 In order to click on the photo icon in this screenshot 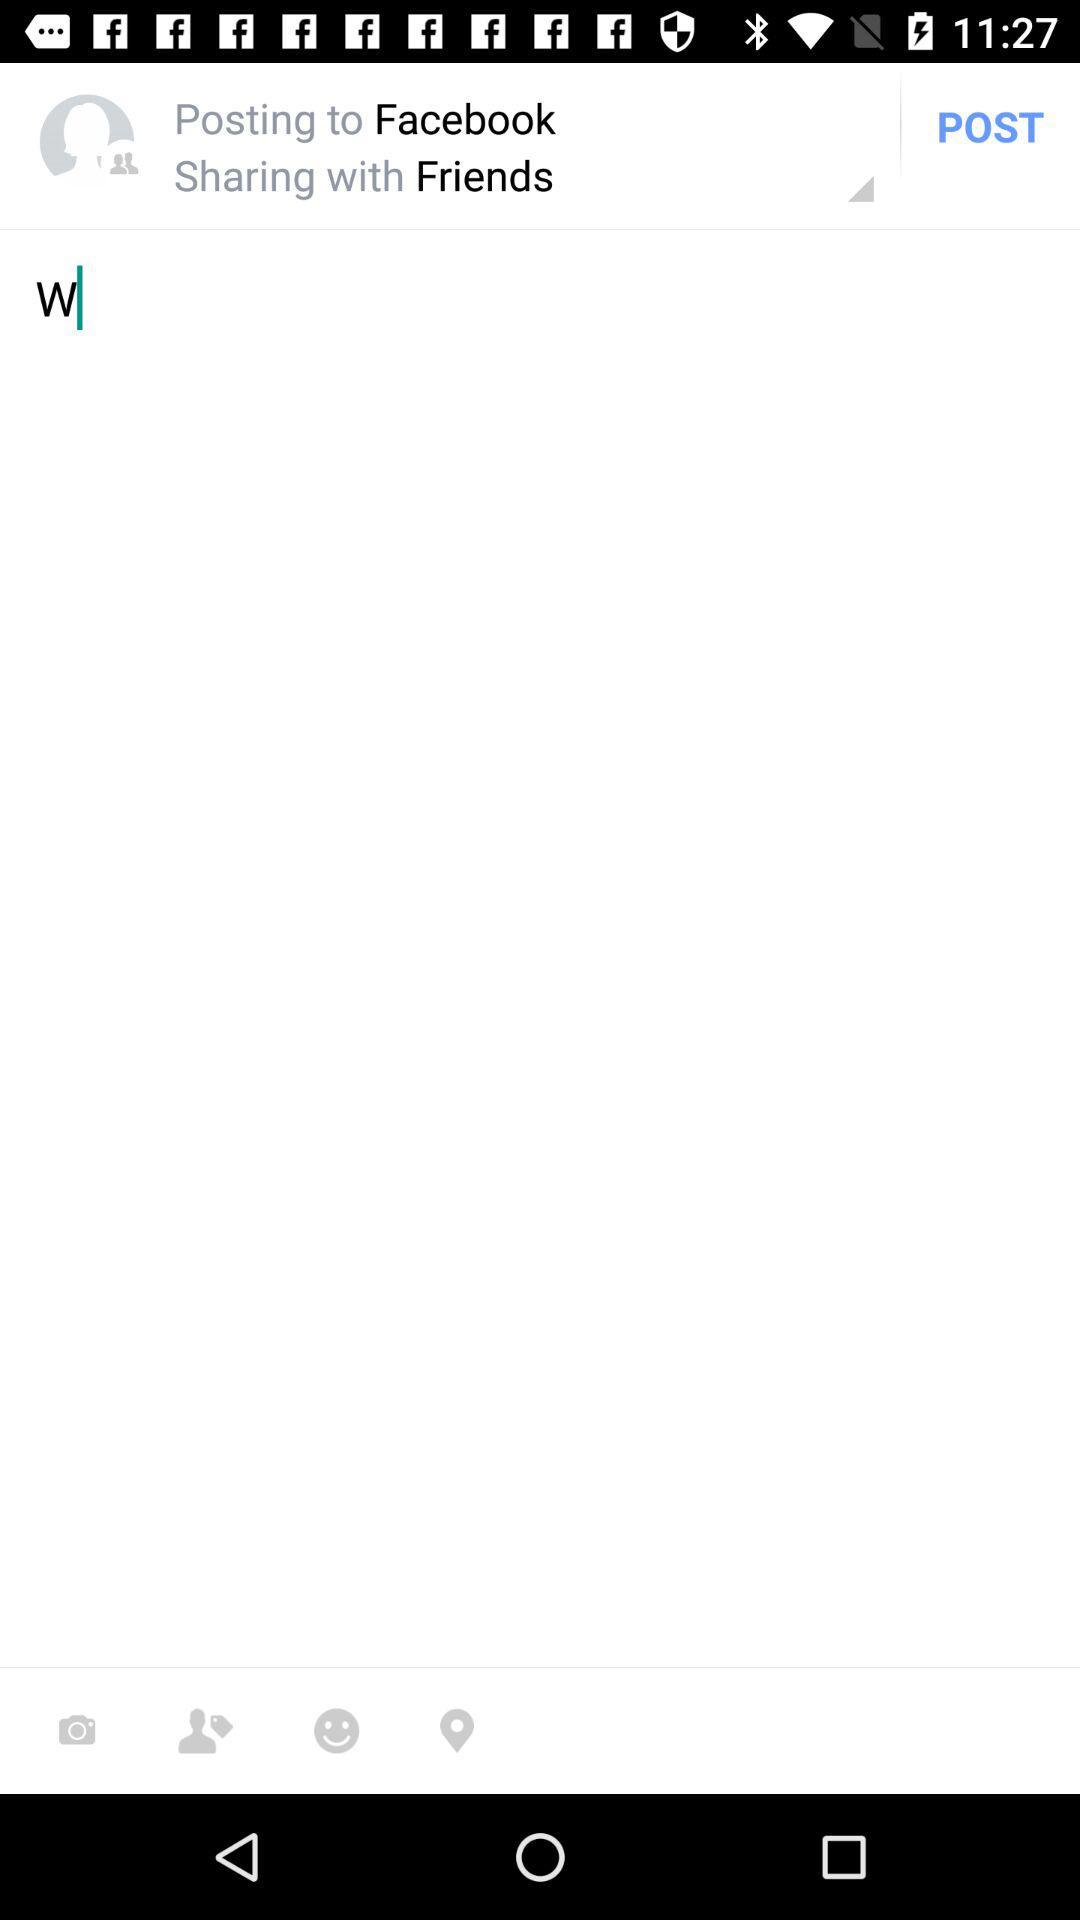, I will do `click(76, 1730)`.